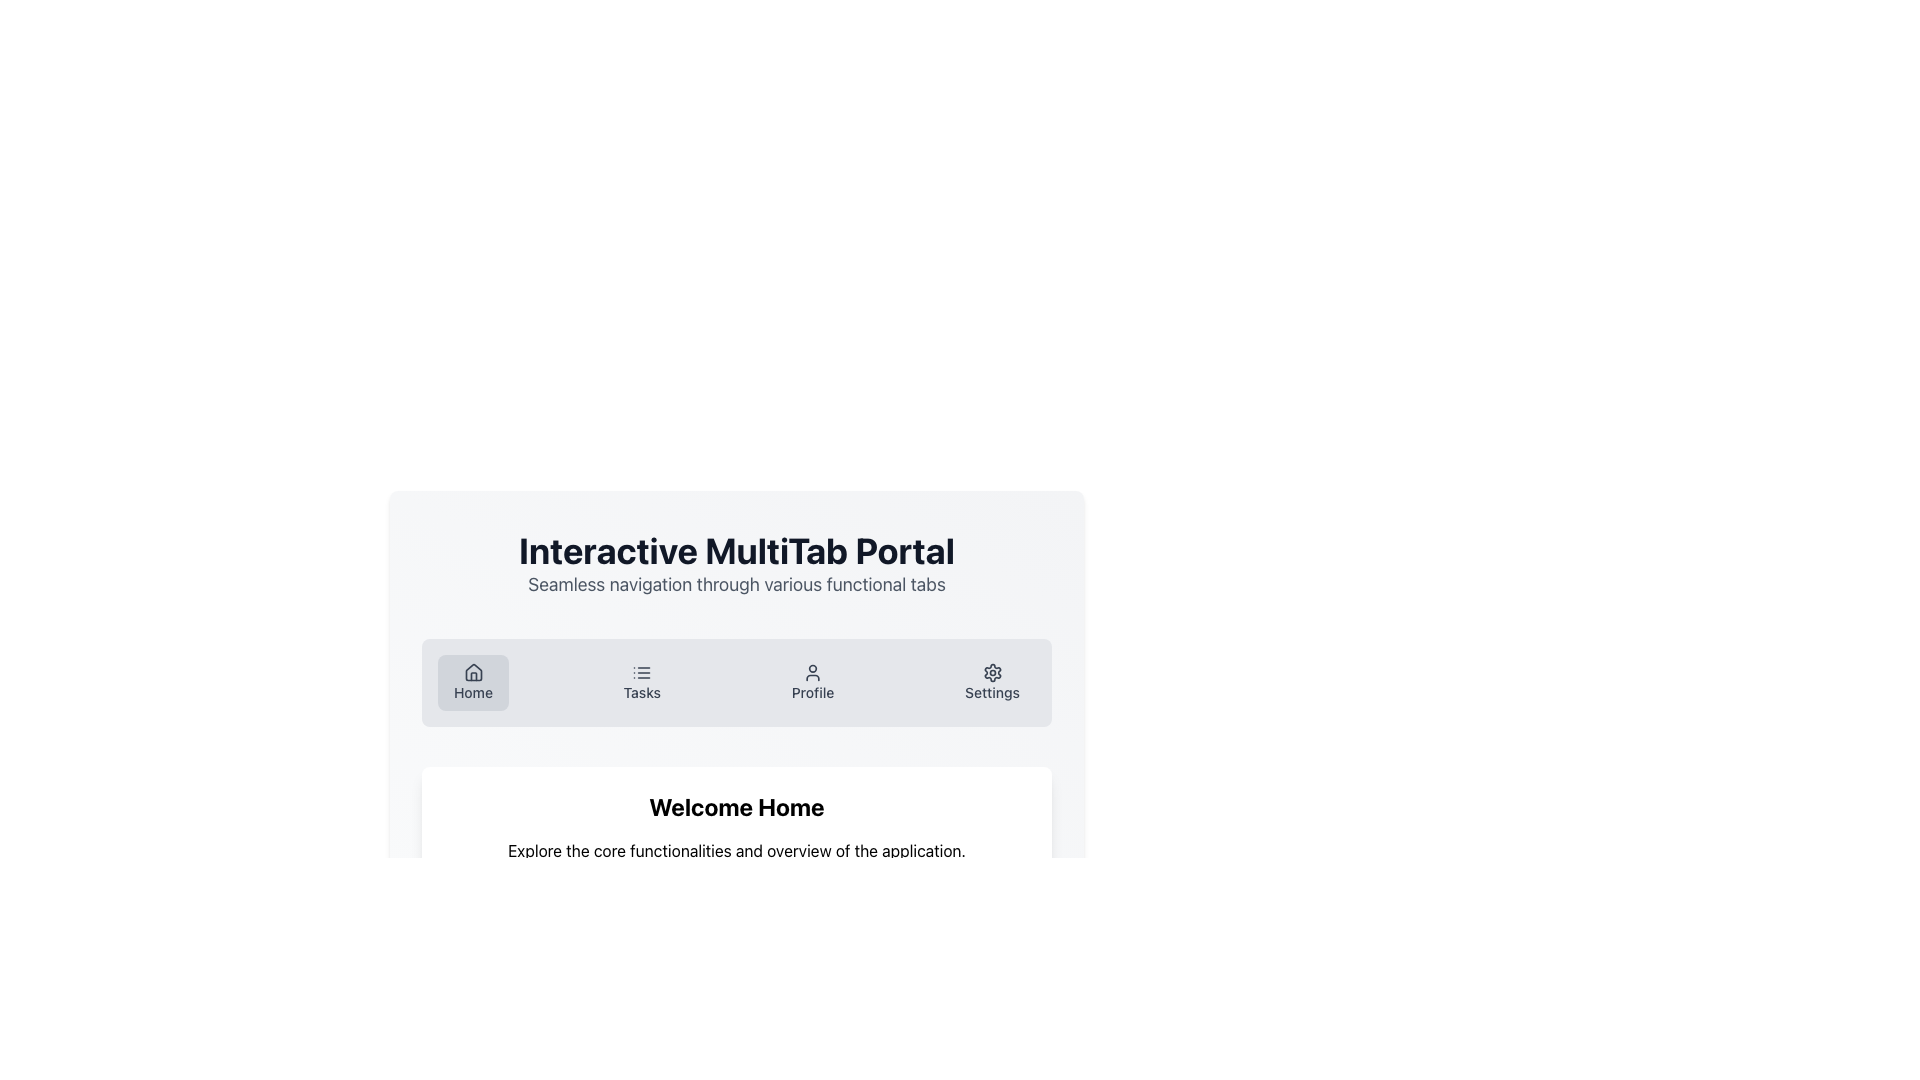  Describe the element at coordinates (472, 681) in the screenshot. I see `the 'Home' button, which is a rectangular button with rounded corners, gray background, and displays a house icon above the text label 'Home'` at that location.